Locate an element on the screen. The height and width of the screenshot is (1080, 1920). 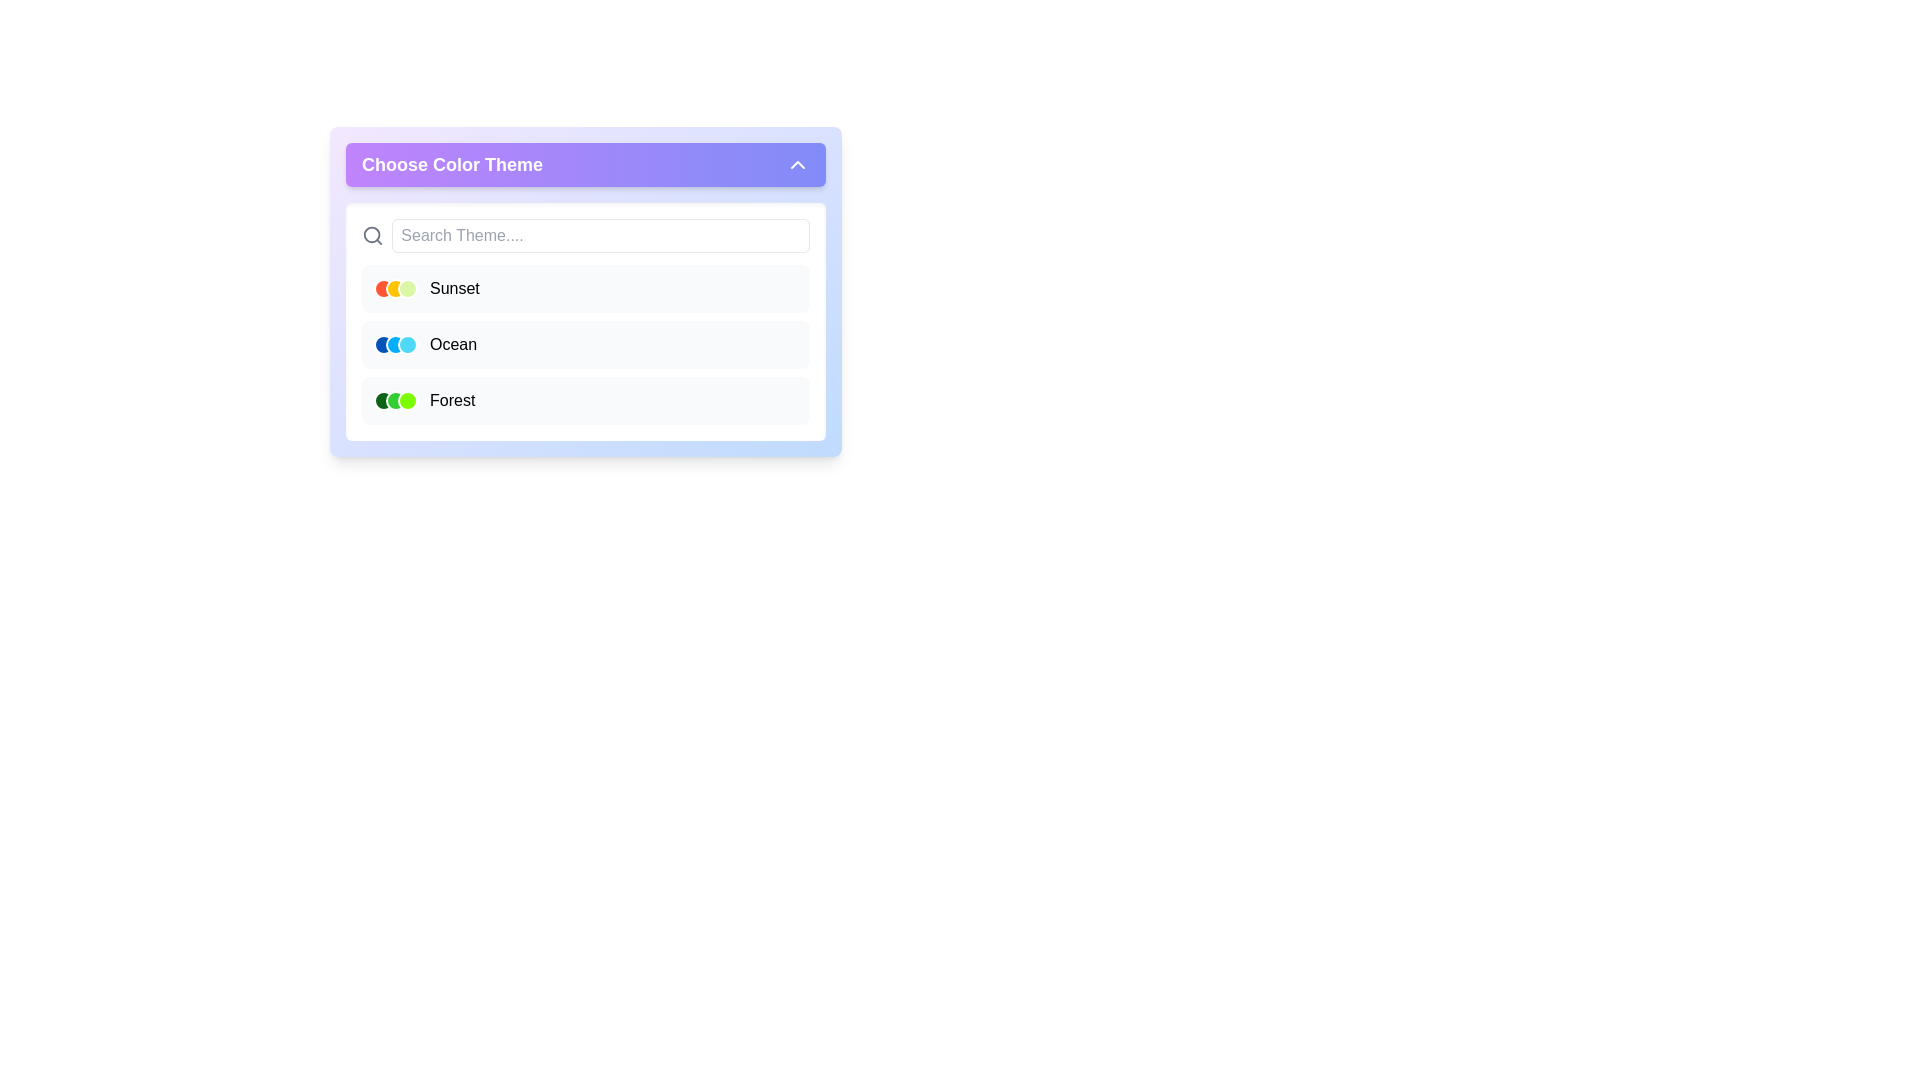
the 'Forest' color theme list item in the dropdown menu titled 'Choose Color Theme' to apply the green-themed color palette is located at coordinates (423, 401).